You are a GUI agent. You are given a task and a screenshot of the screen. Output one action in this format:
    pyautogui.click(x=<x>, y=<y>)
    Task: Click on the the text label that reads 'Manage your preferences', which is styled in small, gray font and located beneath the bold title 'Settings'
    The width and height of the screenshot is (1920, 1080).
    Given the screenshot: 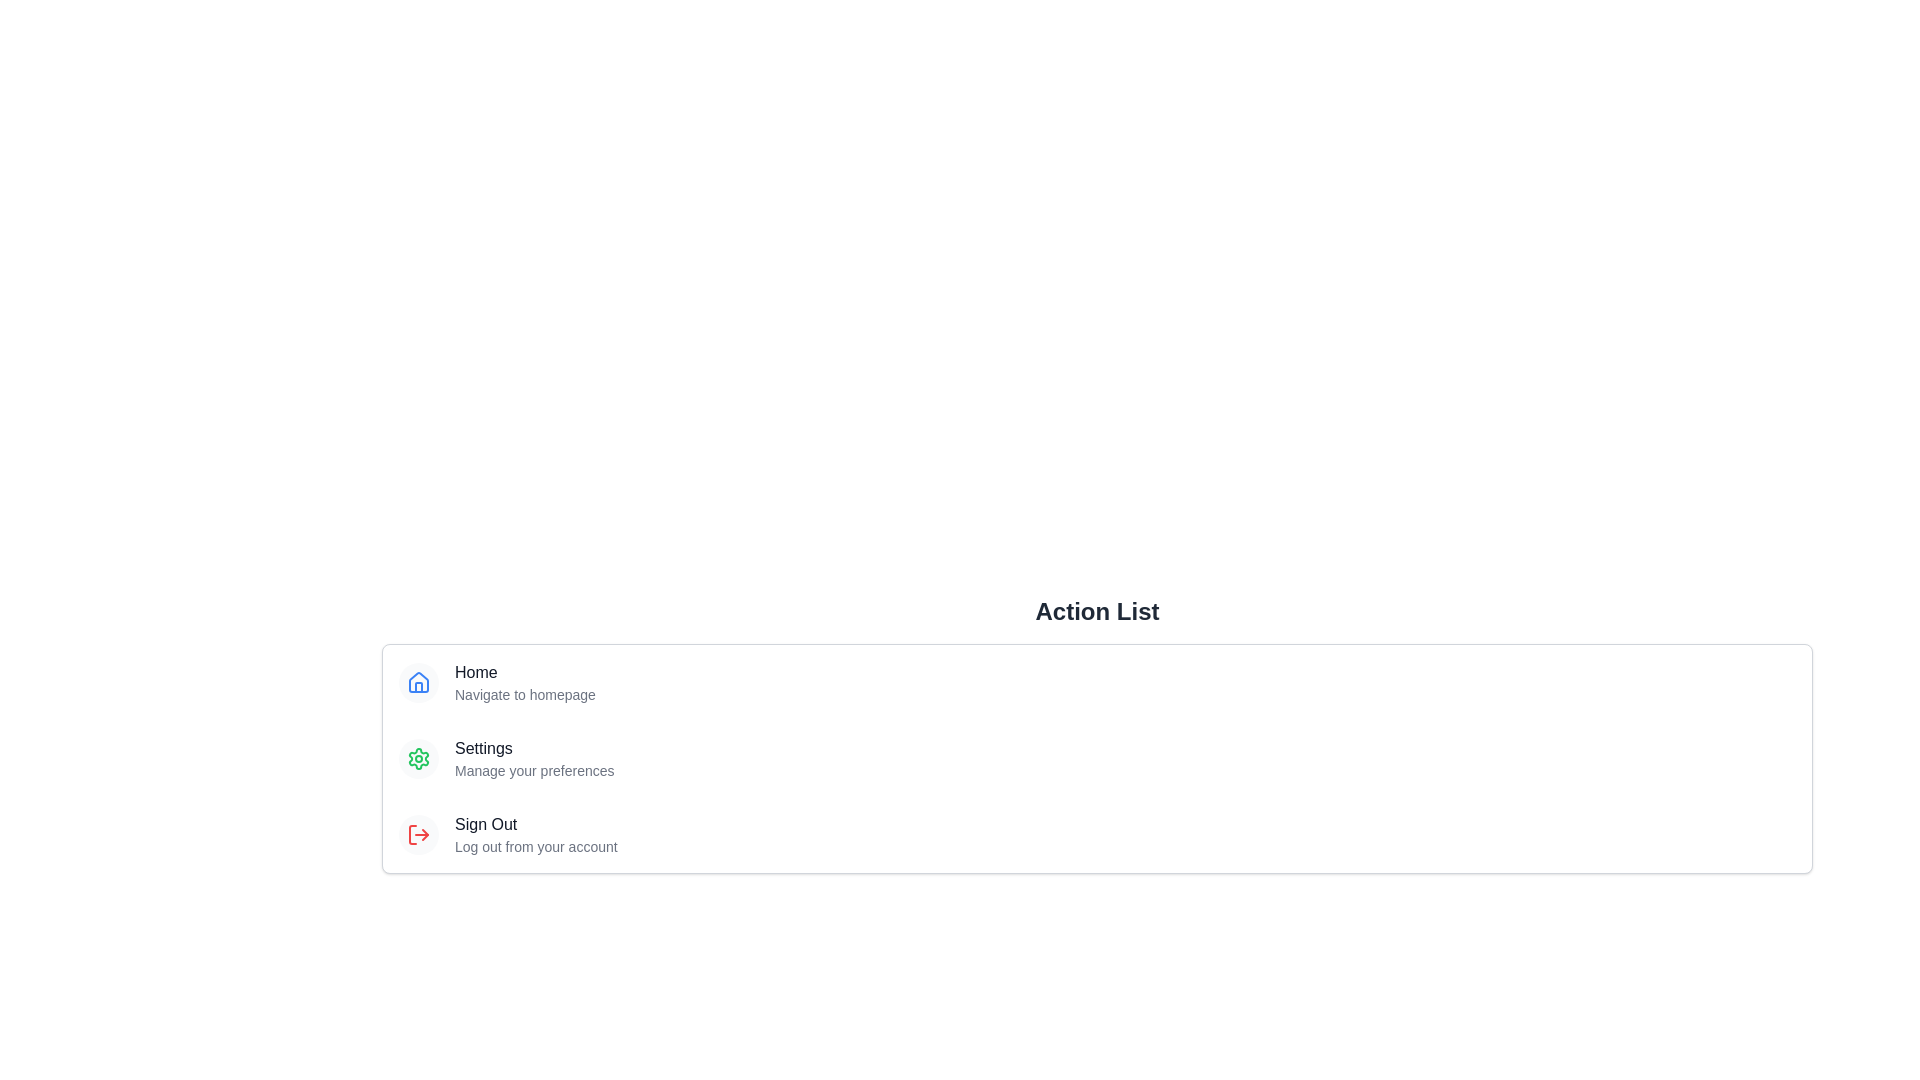 What is the action you would take?
    pyautogui.click(x=534, y=770)
    